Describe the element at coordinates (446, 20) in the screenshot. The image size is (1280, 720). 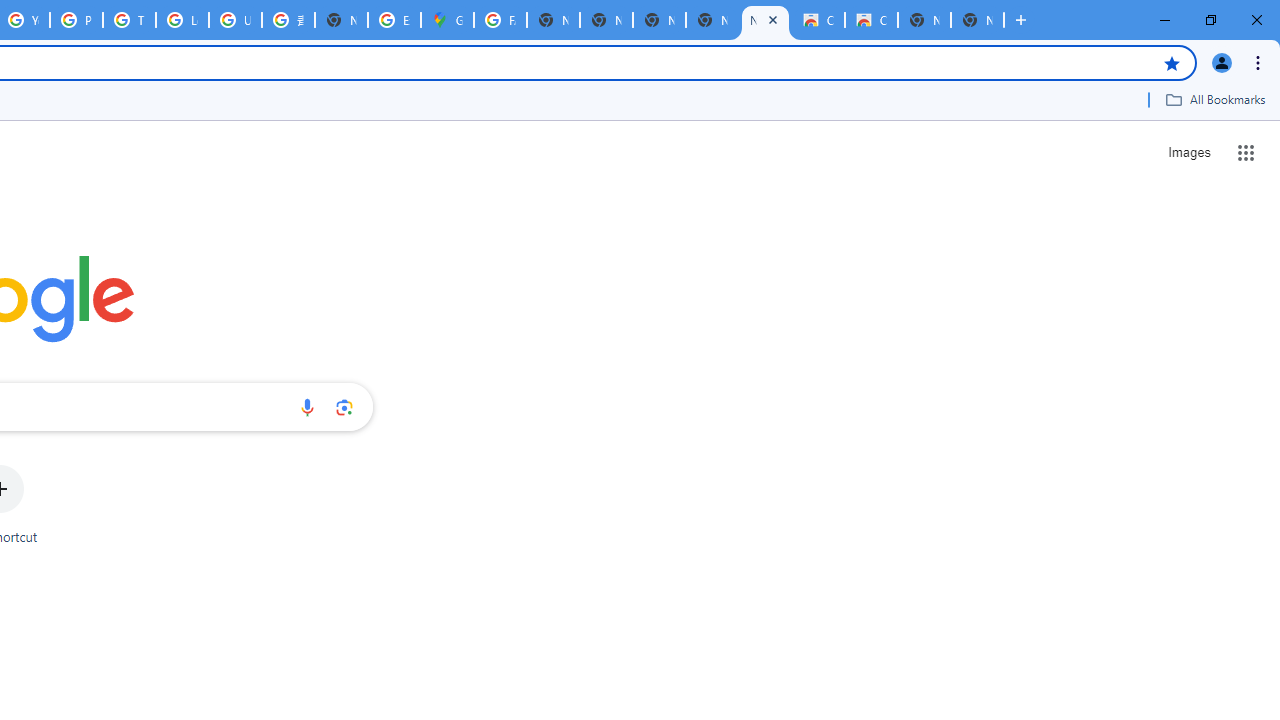
I see `'Google Maps'` at that location.